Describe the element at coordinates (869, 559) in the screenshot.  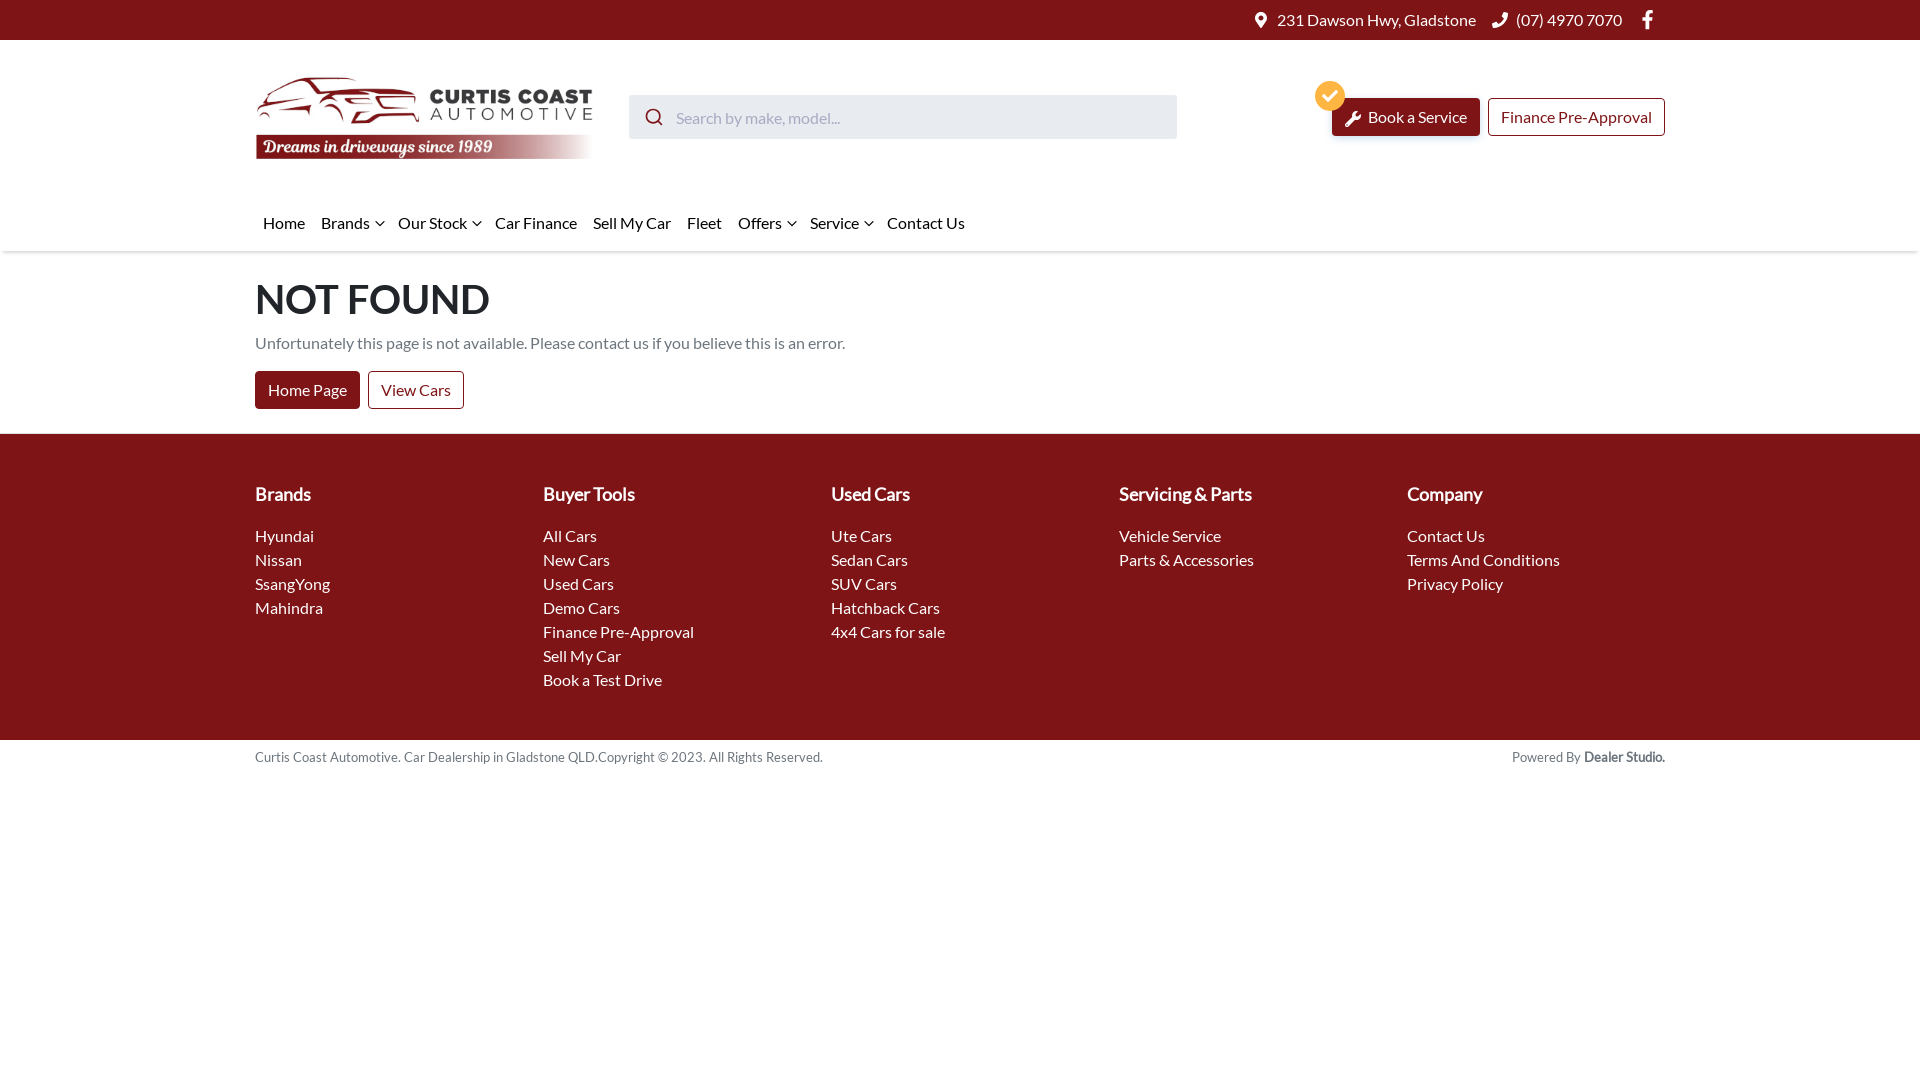
I see `'Sedan Cars'` at that location.